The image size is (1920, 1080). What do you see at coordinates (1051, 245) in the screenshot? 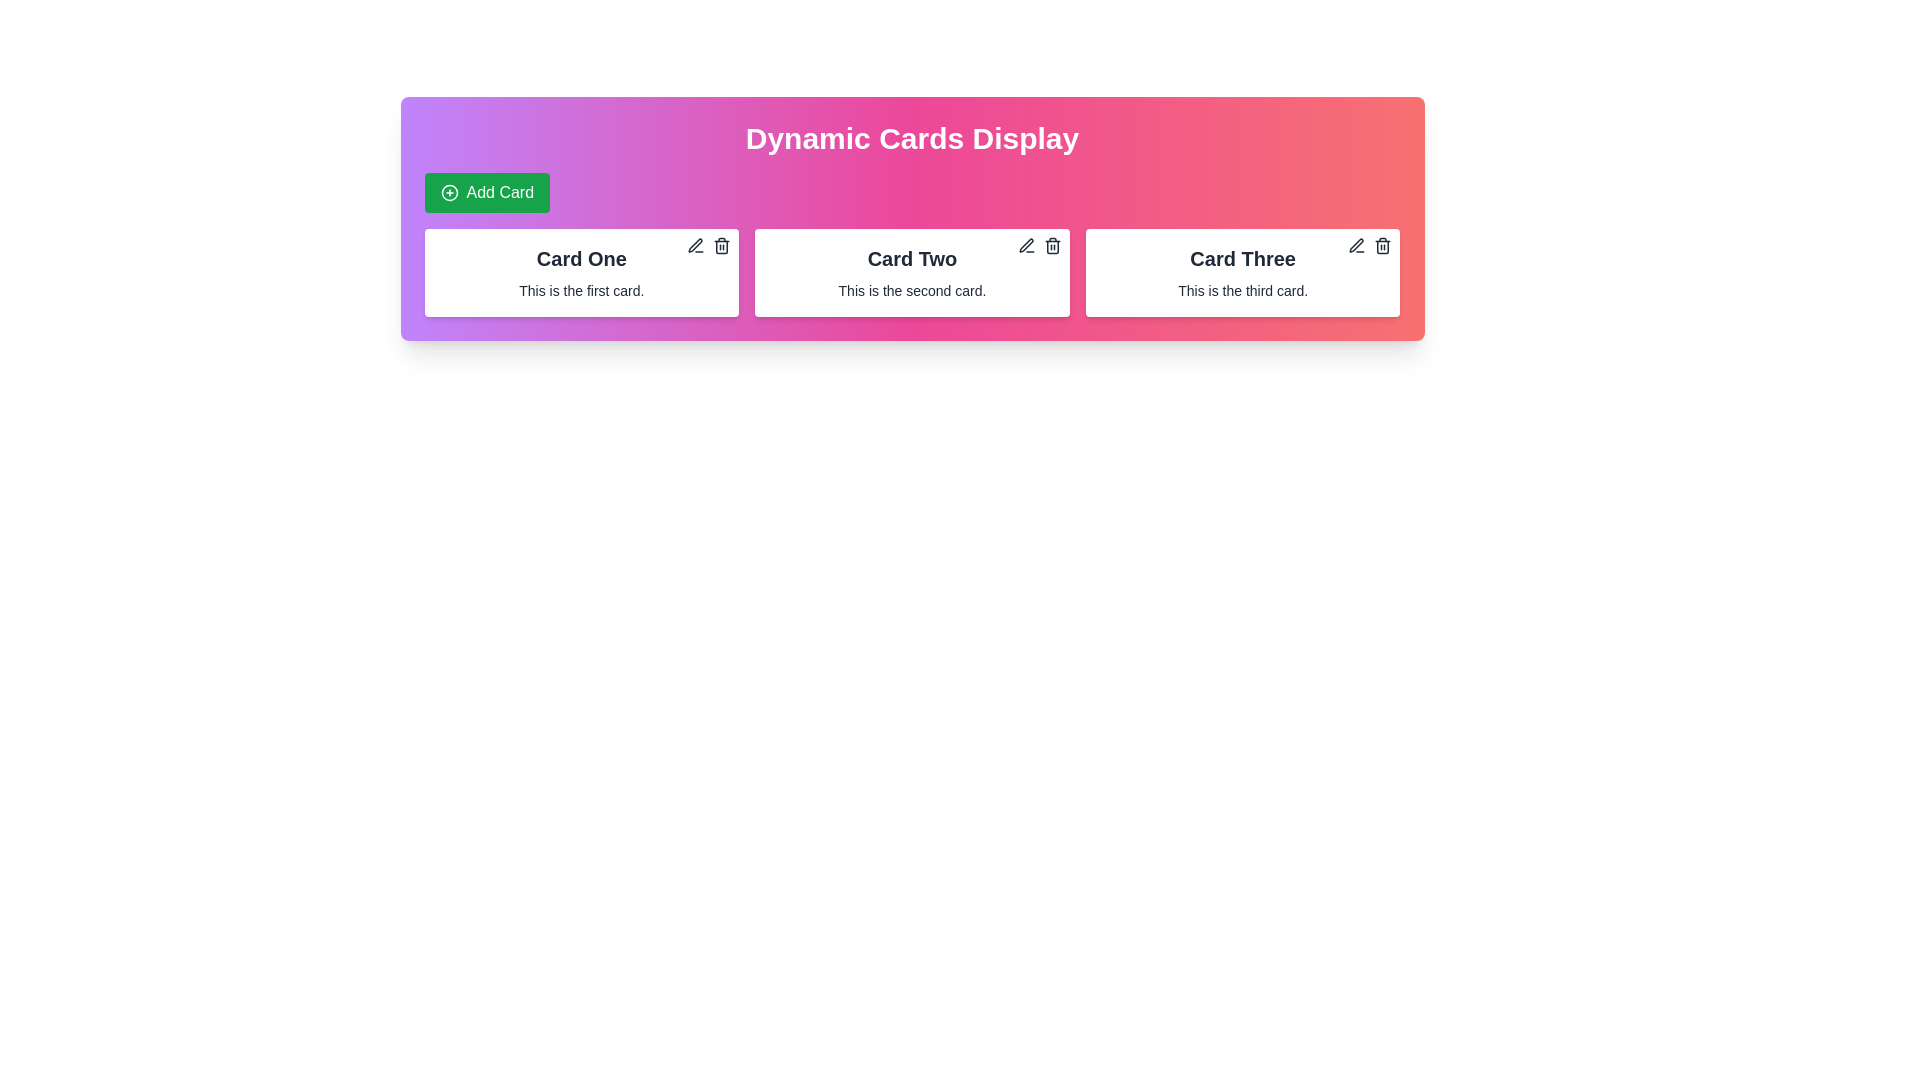
I see `the trash bin icon button located at the top-right corner of the 'Card Two', which is the last icon in a row of two, adjacent to the pencil icon` at bounding box center [1051, 245].